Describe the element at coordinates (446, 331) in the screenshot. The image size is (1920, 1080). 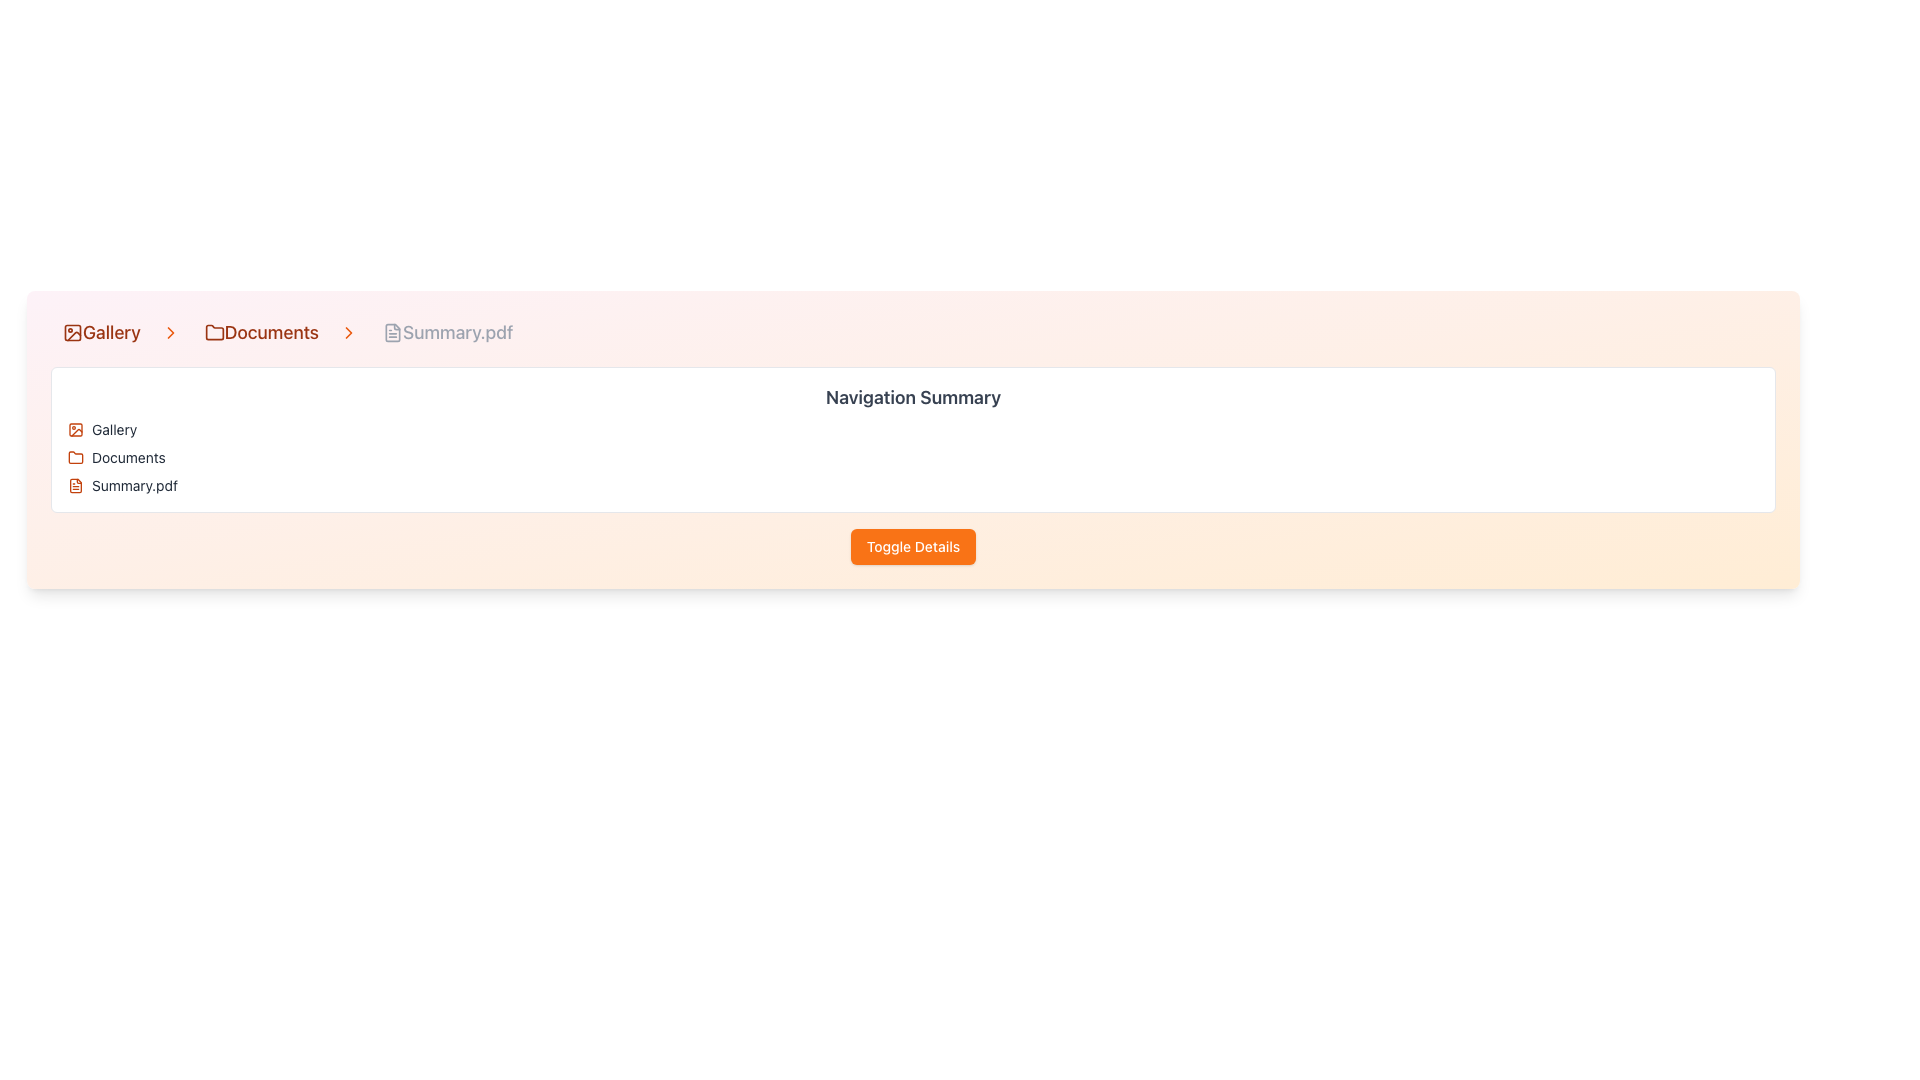
I see `the 'Summary.pdf' Breadcrumb link located in the top navigation breadcrumb bar` at that location.